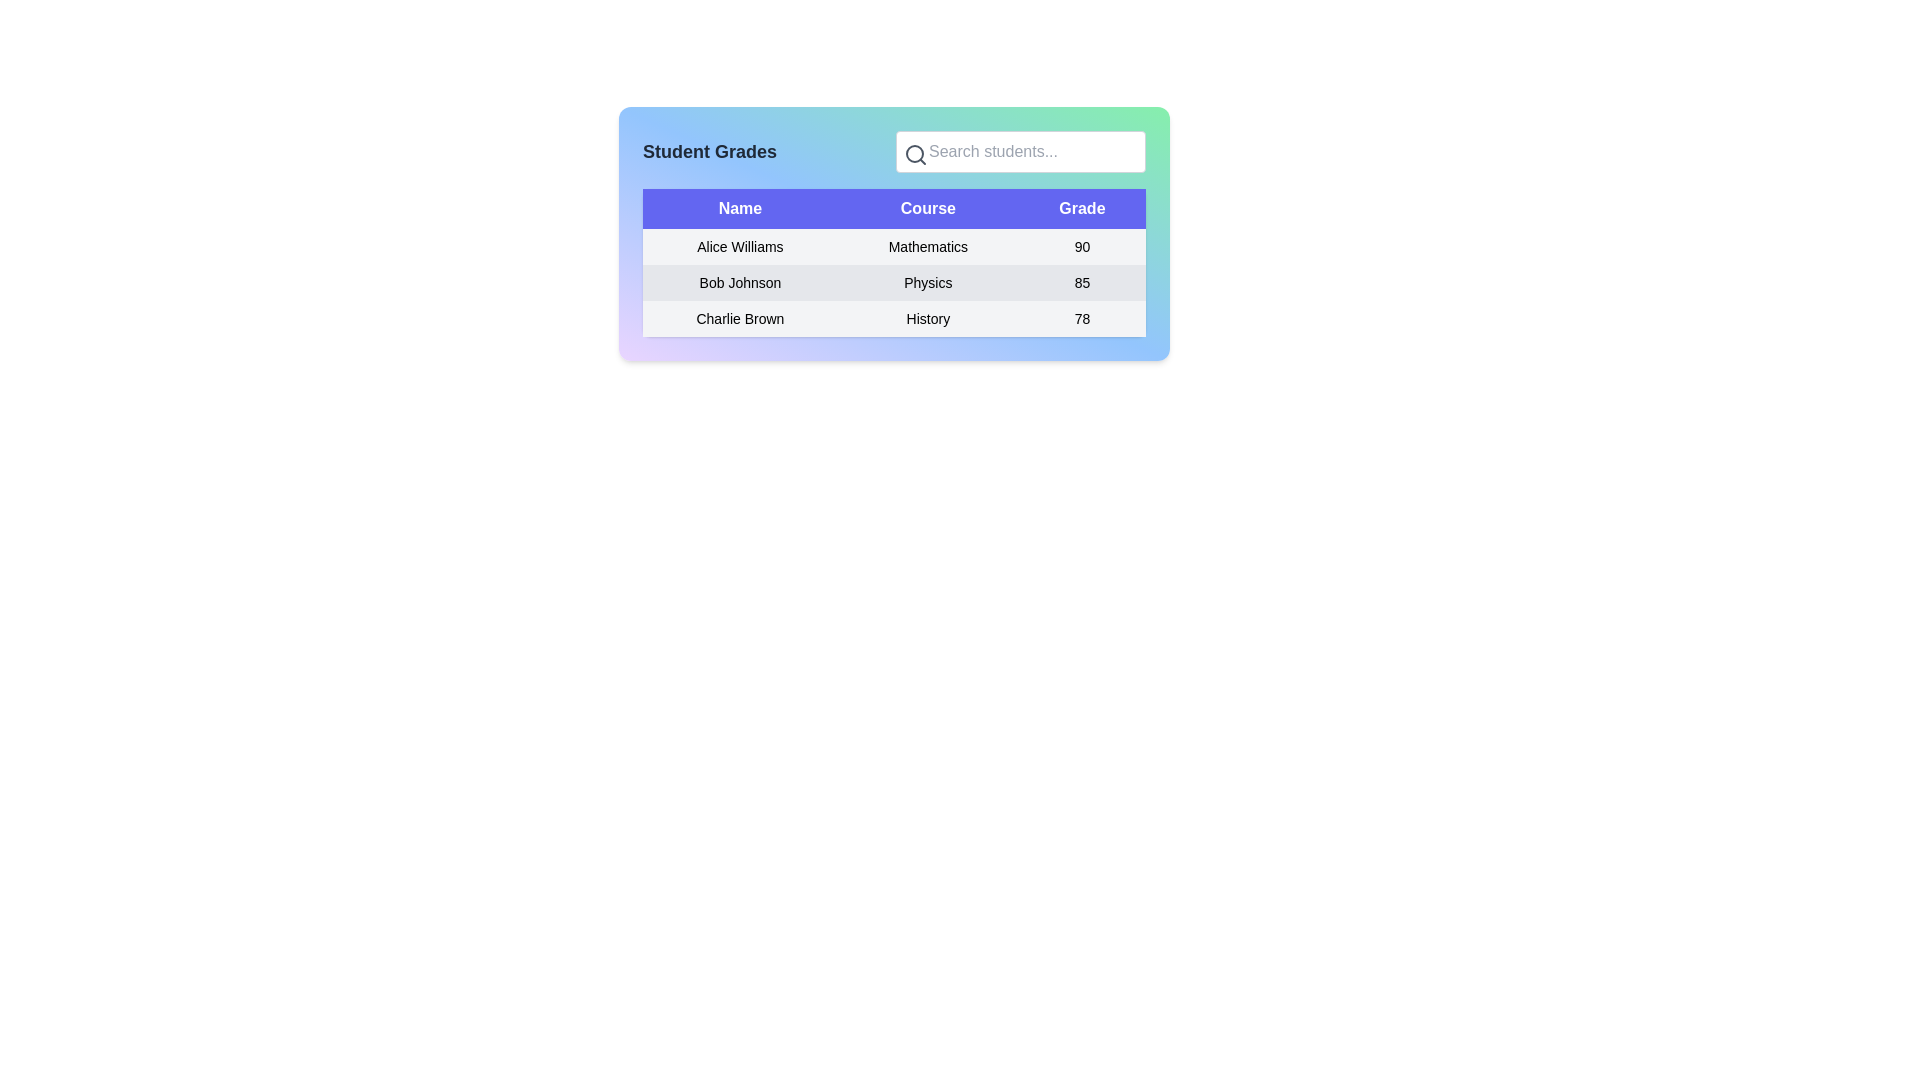 Image resolution: width=1920 pixels, height=1080 pixels. Describe the element at coordinates (914, 153) in the screenshot. I see `the SVG Circle Element representing the lens of the search icon, which is styled with a gray stroke and located to the left of the search input field` at that location.